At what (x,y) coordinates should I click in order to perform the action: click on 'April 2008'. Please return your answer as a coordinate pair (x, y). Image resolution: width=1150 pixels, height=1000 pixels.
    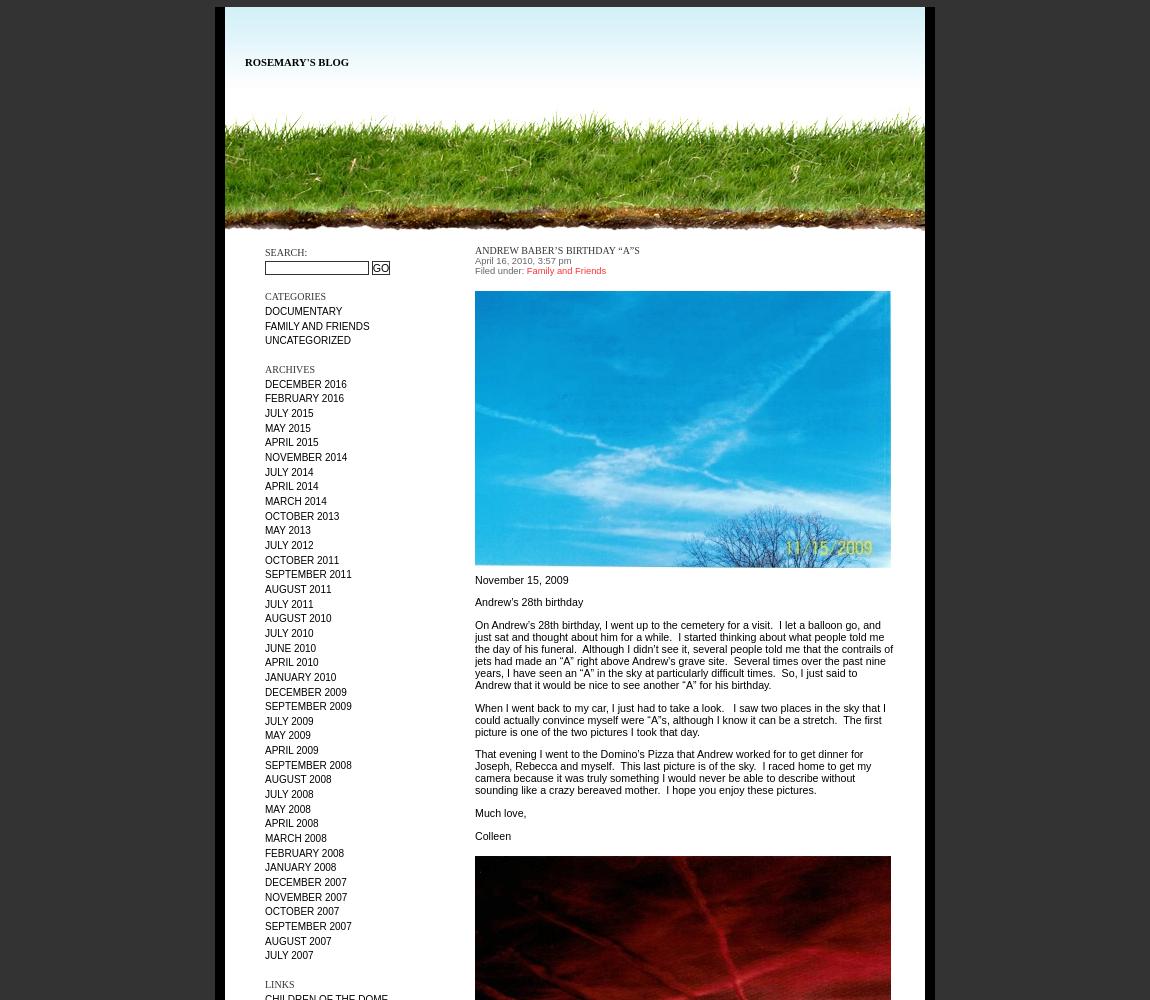
    Looking at the image, I should click on (291, 822).